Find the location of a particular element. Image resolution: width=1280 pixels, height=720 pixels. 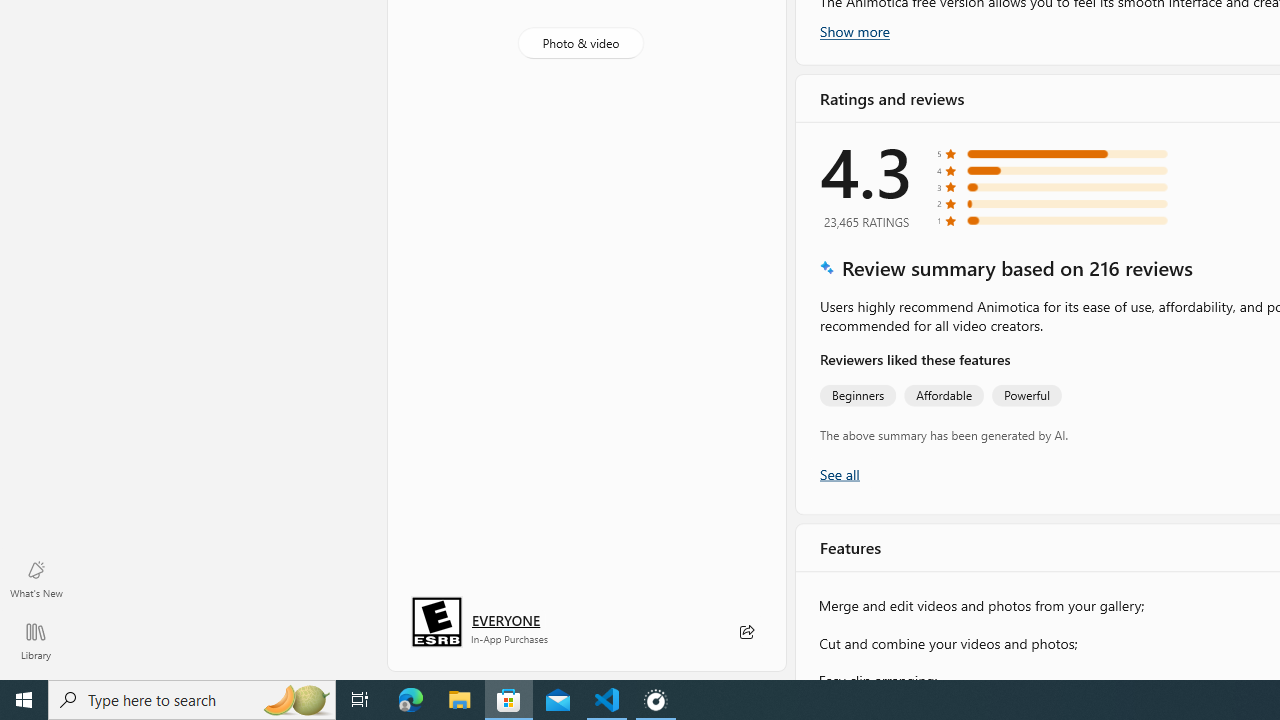

'Share' is located at coordinates (745, 632).